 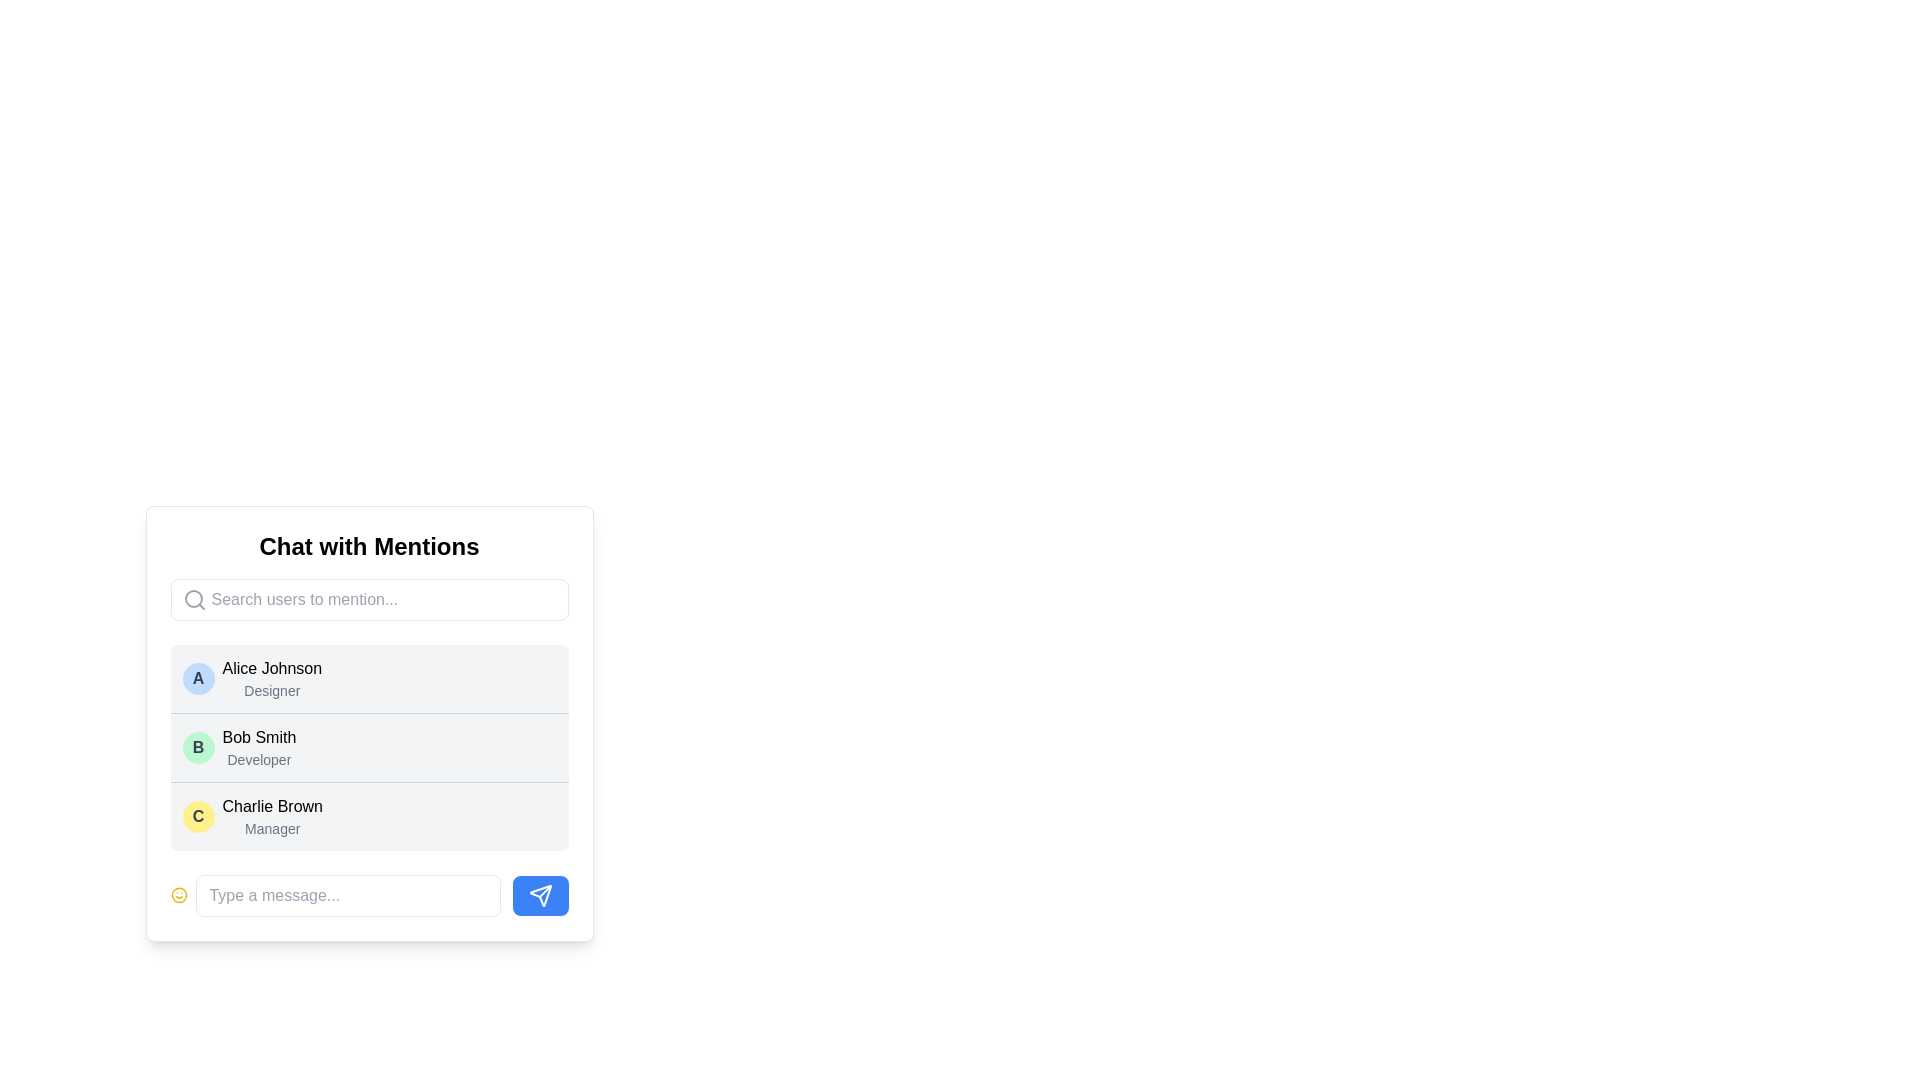 What do you see at coordinates (179, 894) in the screenshot?
I see `the yellow circular smiley icon located to the left of the text input field in the comment section` at bounding box center [179, 894].